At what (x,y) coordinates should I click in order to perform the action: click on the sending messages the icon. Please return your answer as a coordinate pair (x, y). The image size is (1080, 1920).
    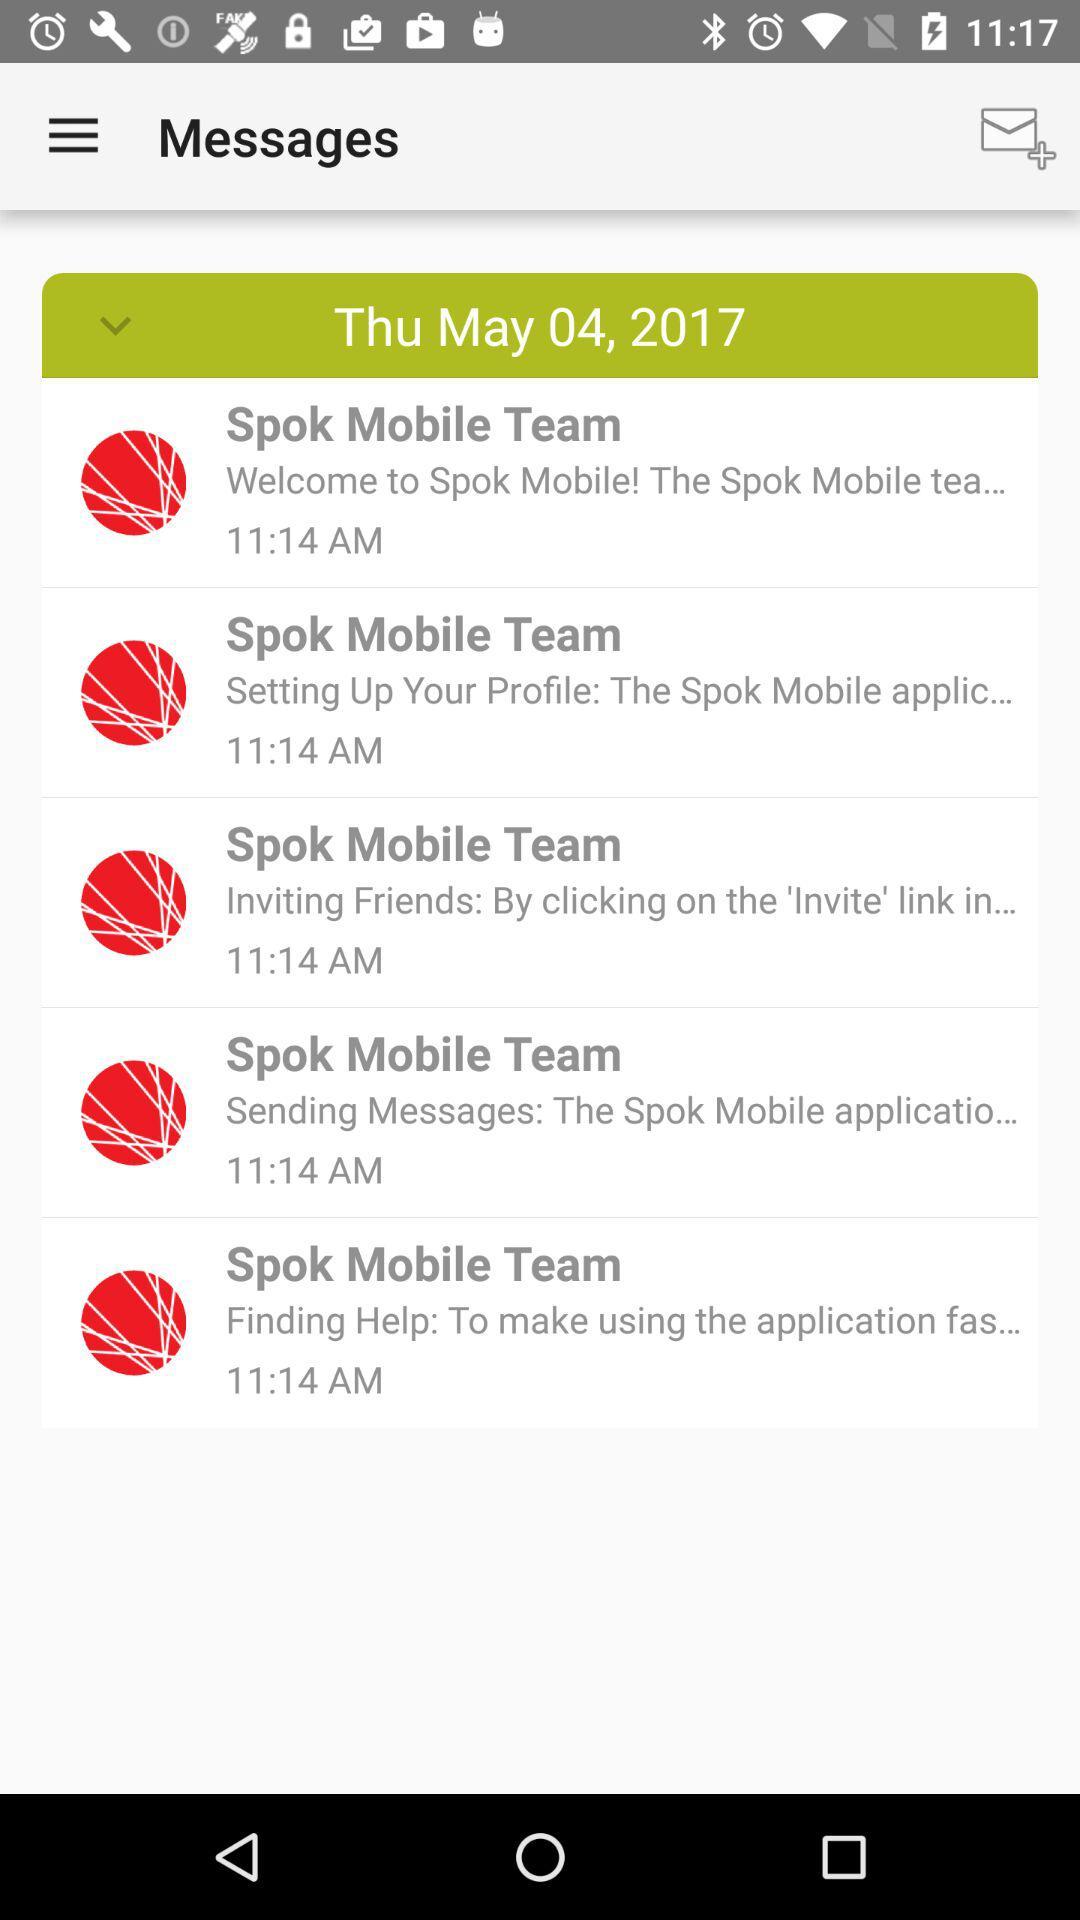
    Looking at the image, I should click on (624, 1108).